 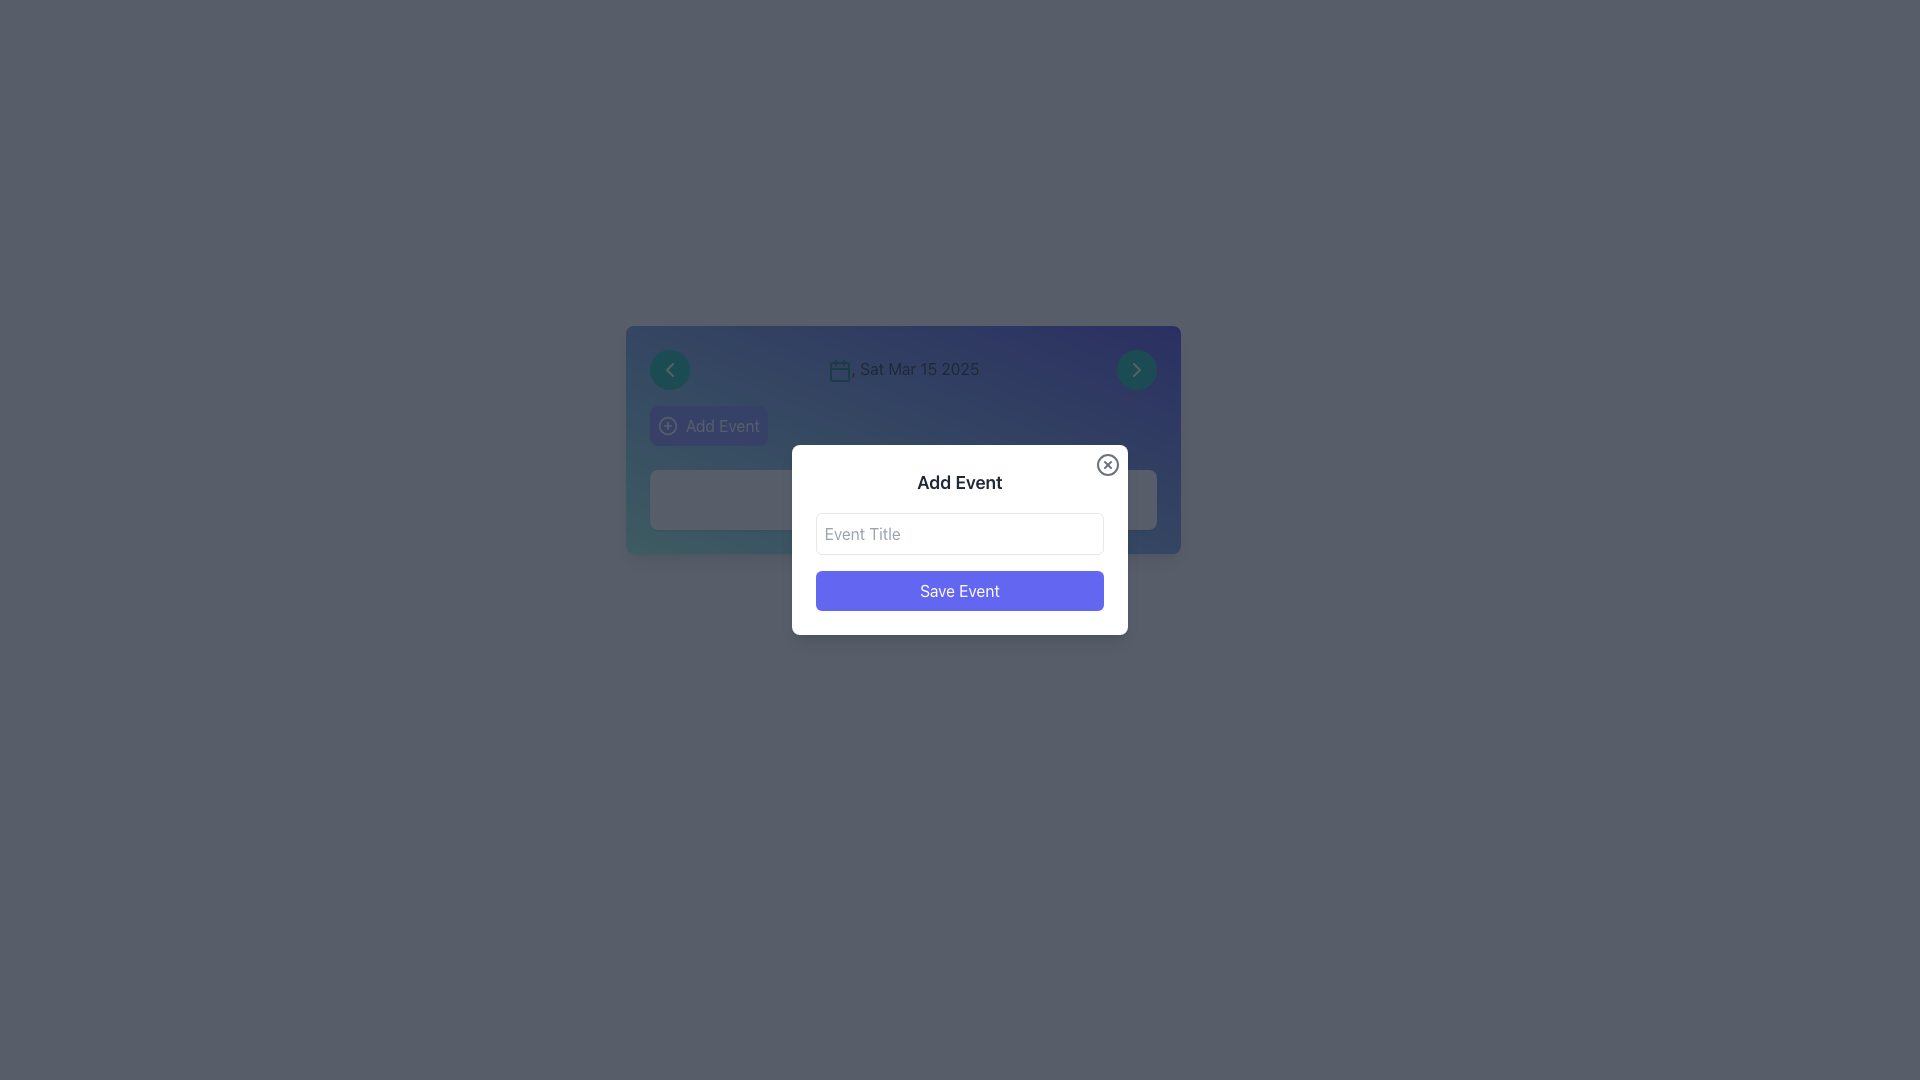 I want to click on the icon element that symbolizes the action of adding an event, located to the left of the 'Add Event' text, so click(x=667, y=424).